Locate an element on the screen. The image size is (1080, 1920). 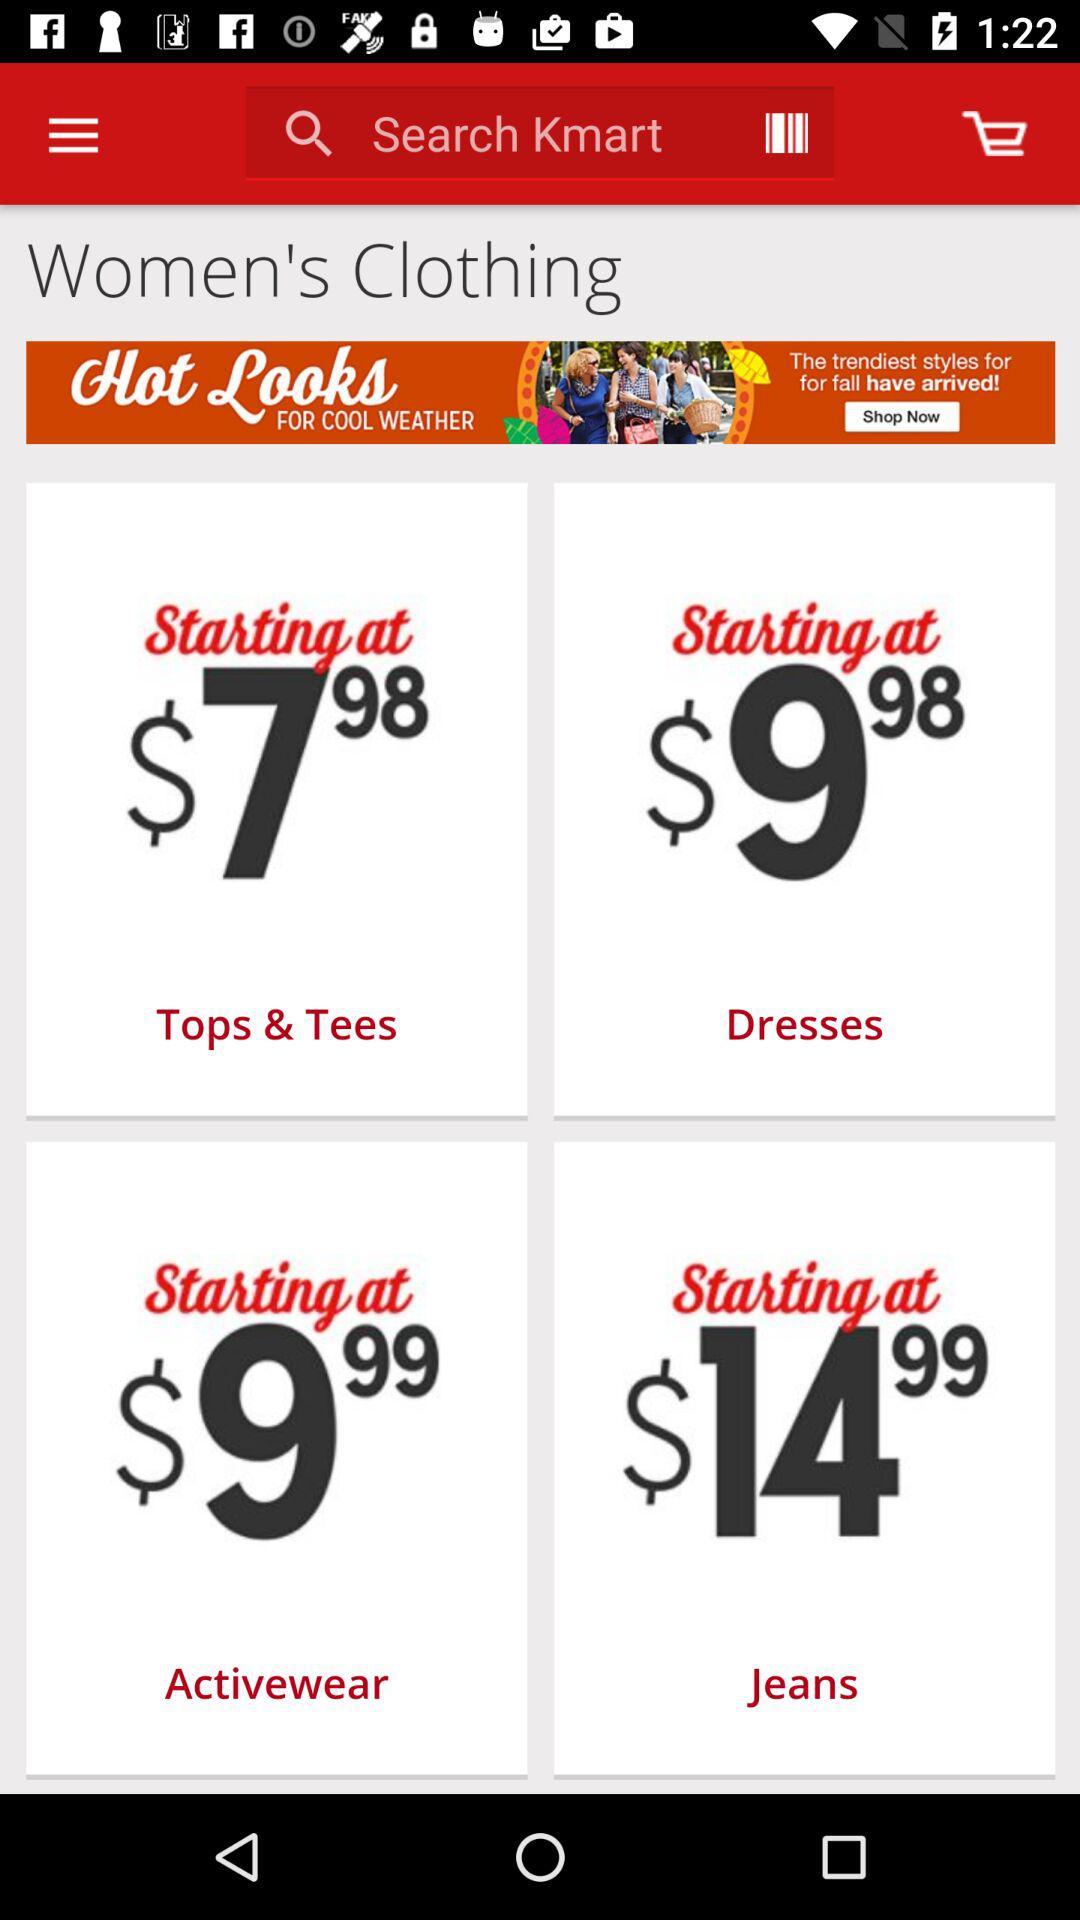
search by barcode is located at coordinates (785, 132).